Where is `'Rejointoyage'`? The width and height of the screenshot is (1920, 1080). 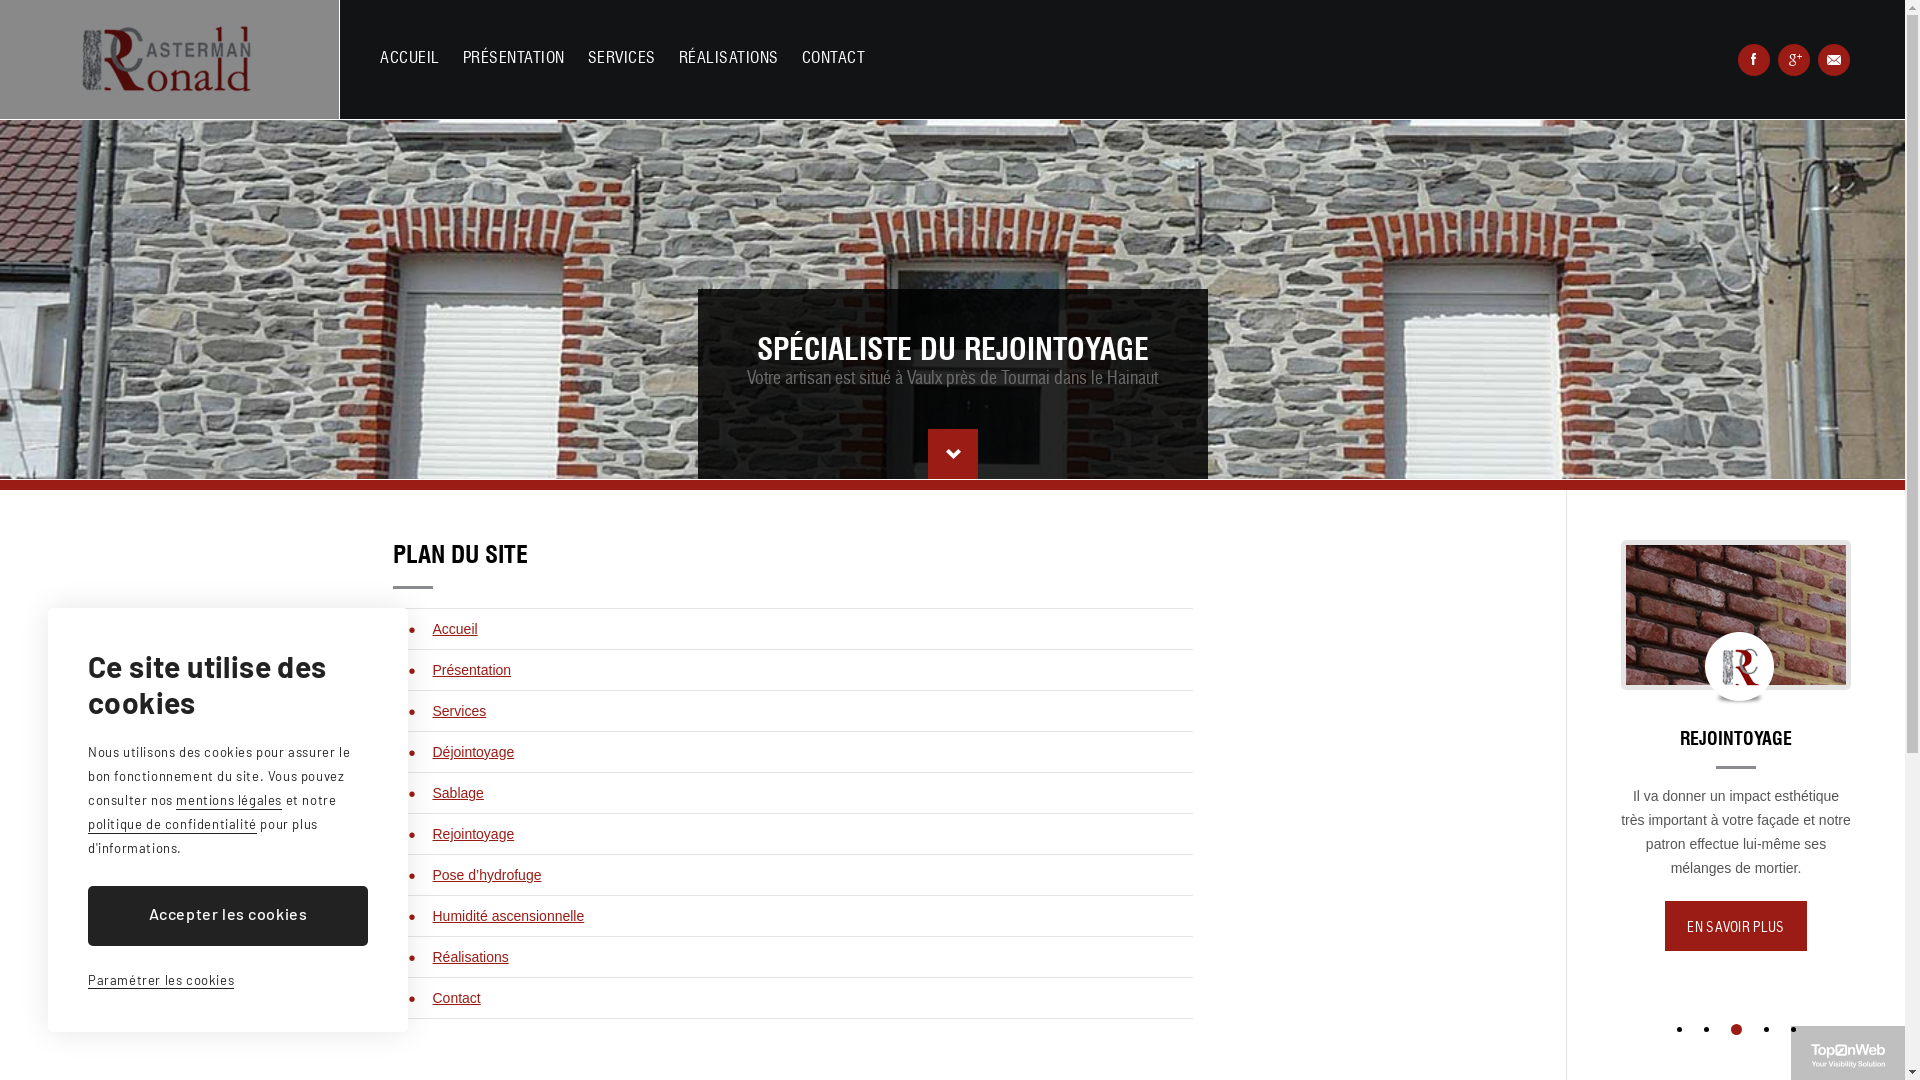 'Rejointoyage' is located at coordinates (472, 833).